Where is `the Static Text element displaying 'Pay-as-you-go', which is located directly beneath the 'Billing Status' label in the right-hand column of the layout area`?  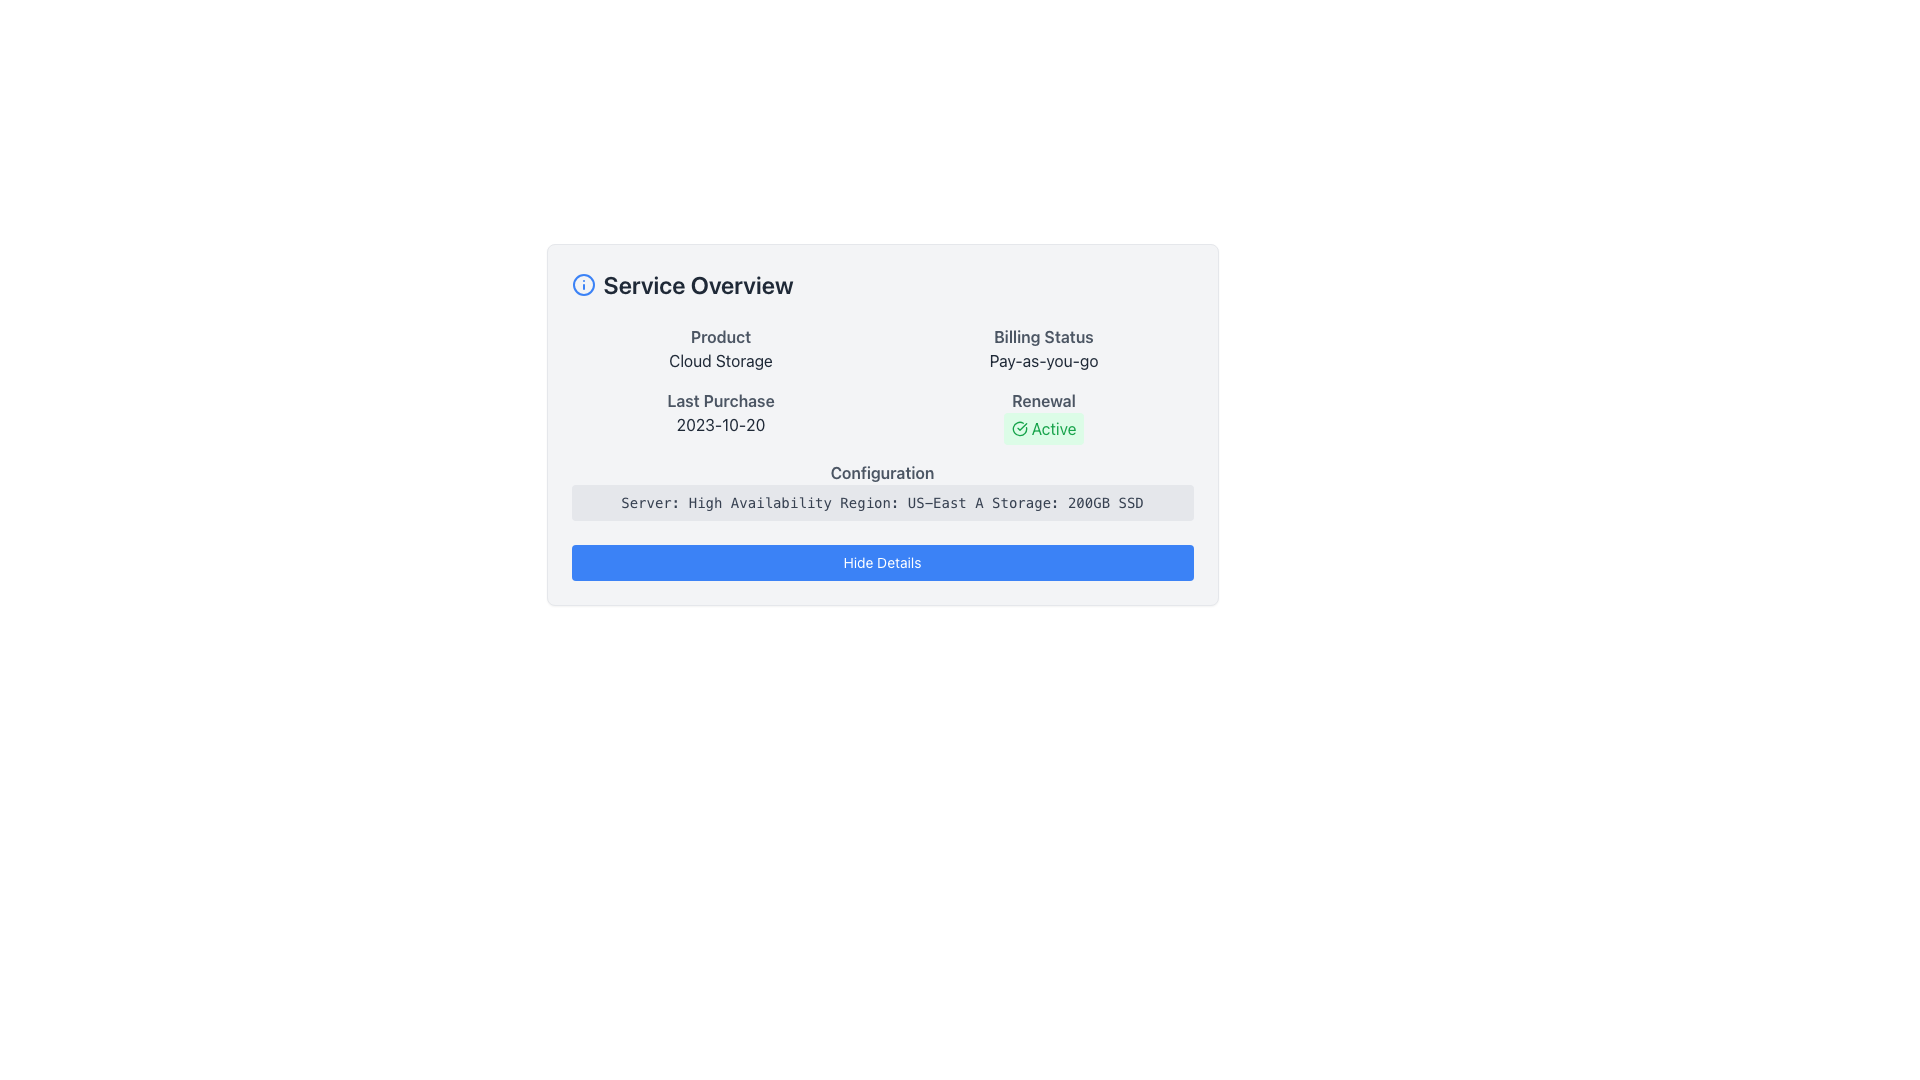 the Static Text element displaying 'Pay-as-you-go', which is located directly beneath the 'Billing Status' label in the right-hand column of the layout area is located at coordinates (1042, 361).